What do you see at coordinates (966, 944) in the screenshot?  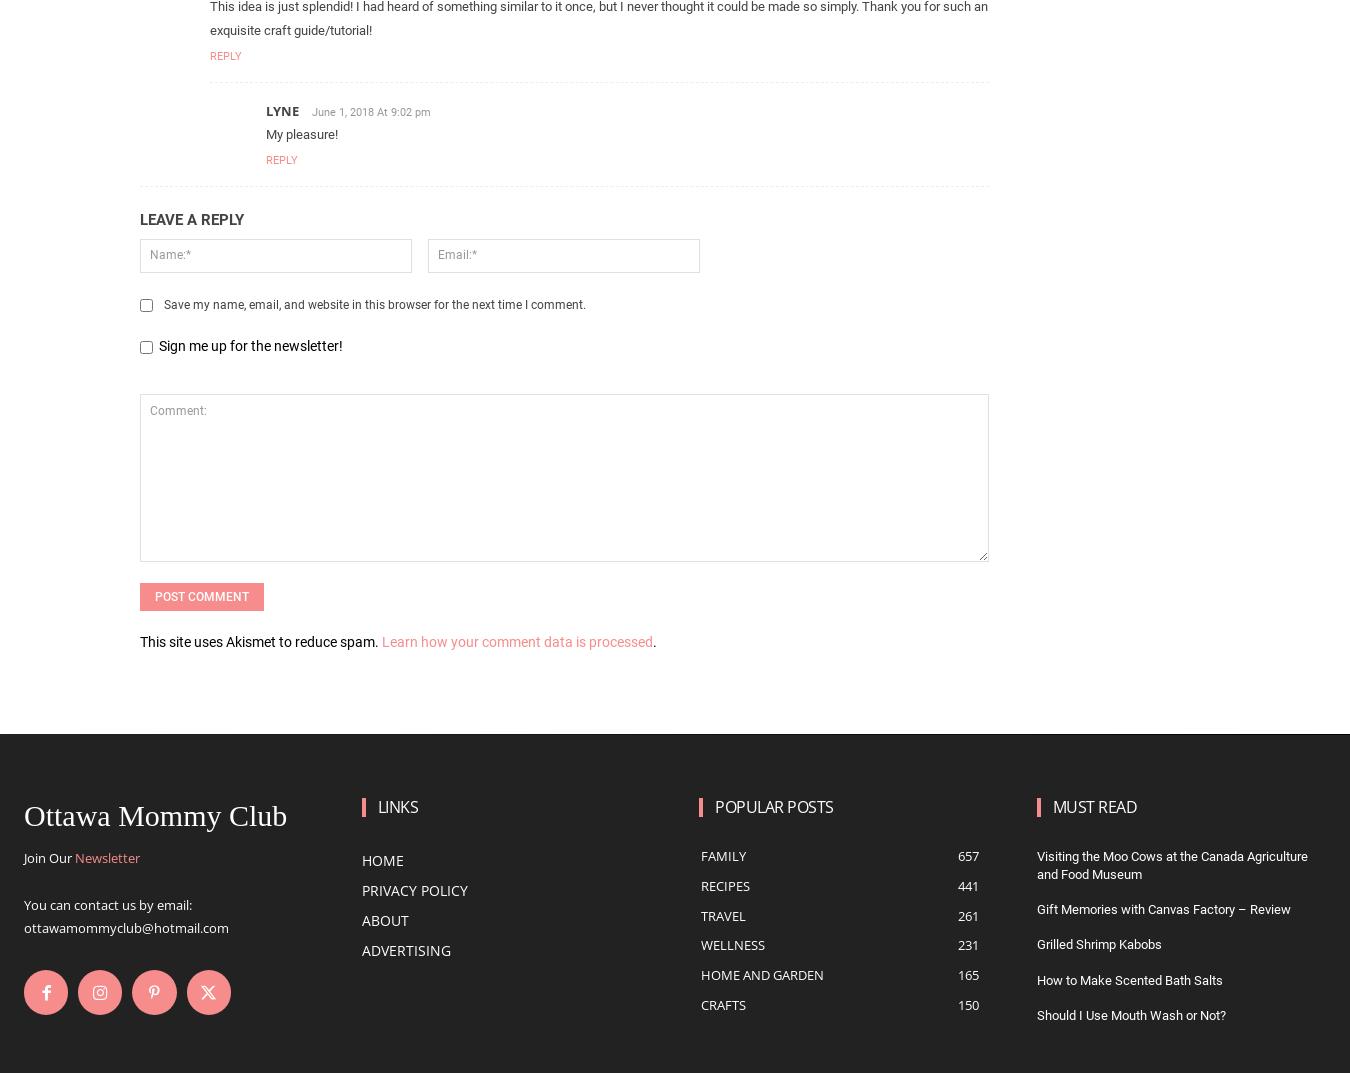 I see `'231'` at bounding box center [966, 944].